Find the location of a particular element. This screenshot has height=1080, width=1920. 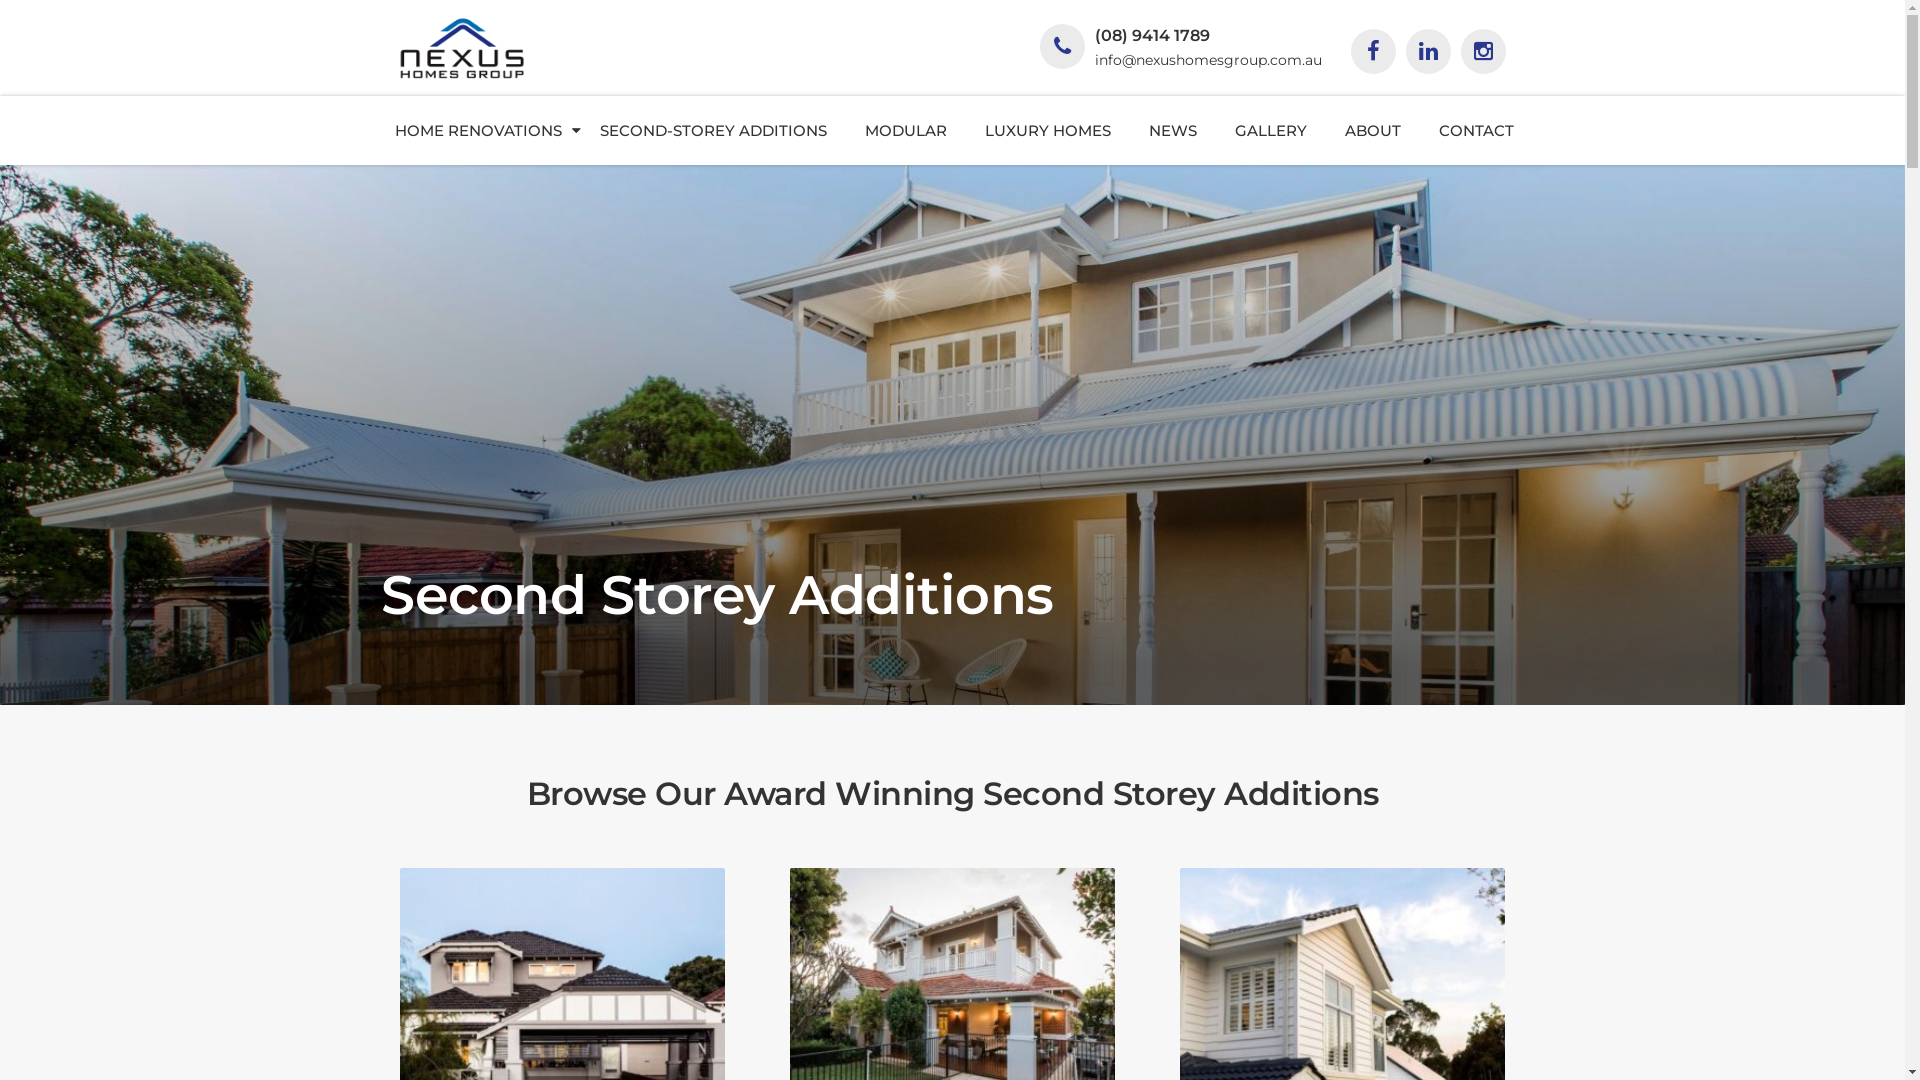

'SECOND-STOREY ADDITIONS' is located at coordinates (579, 130).